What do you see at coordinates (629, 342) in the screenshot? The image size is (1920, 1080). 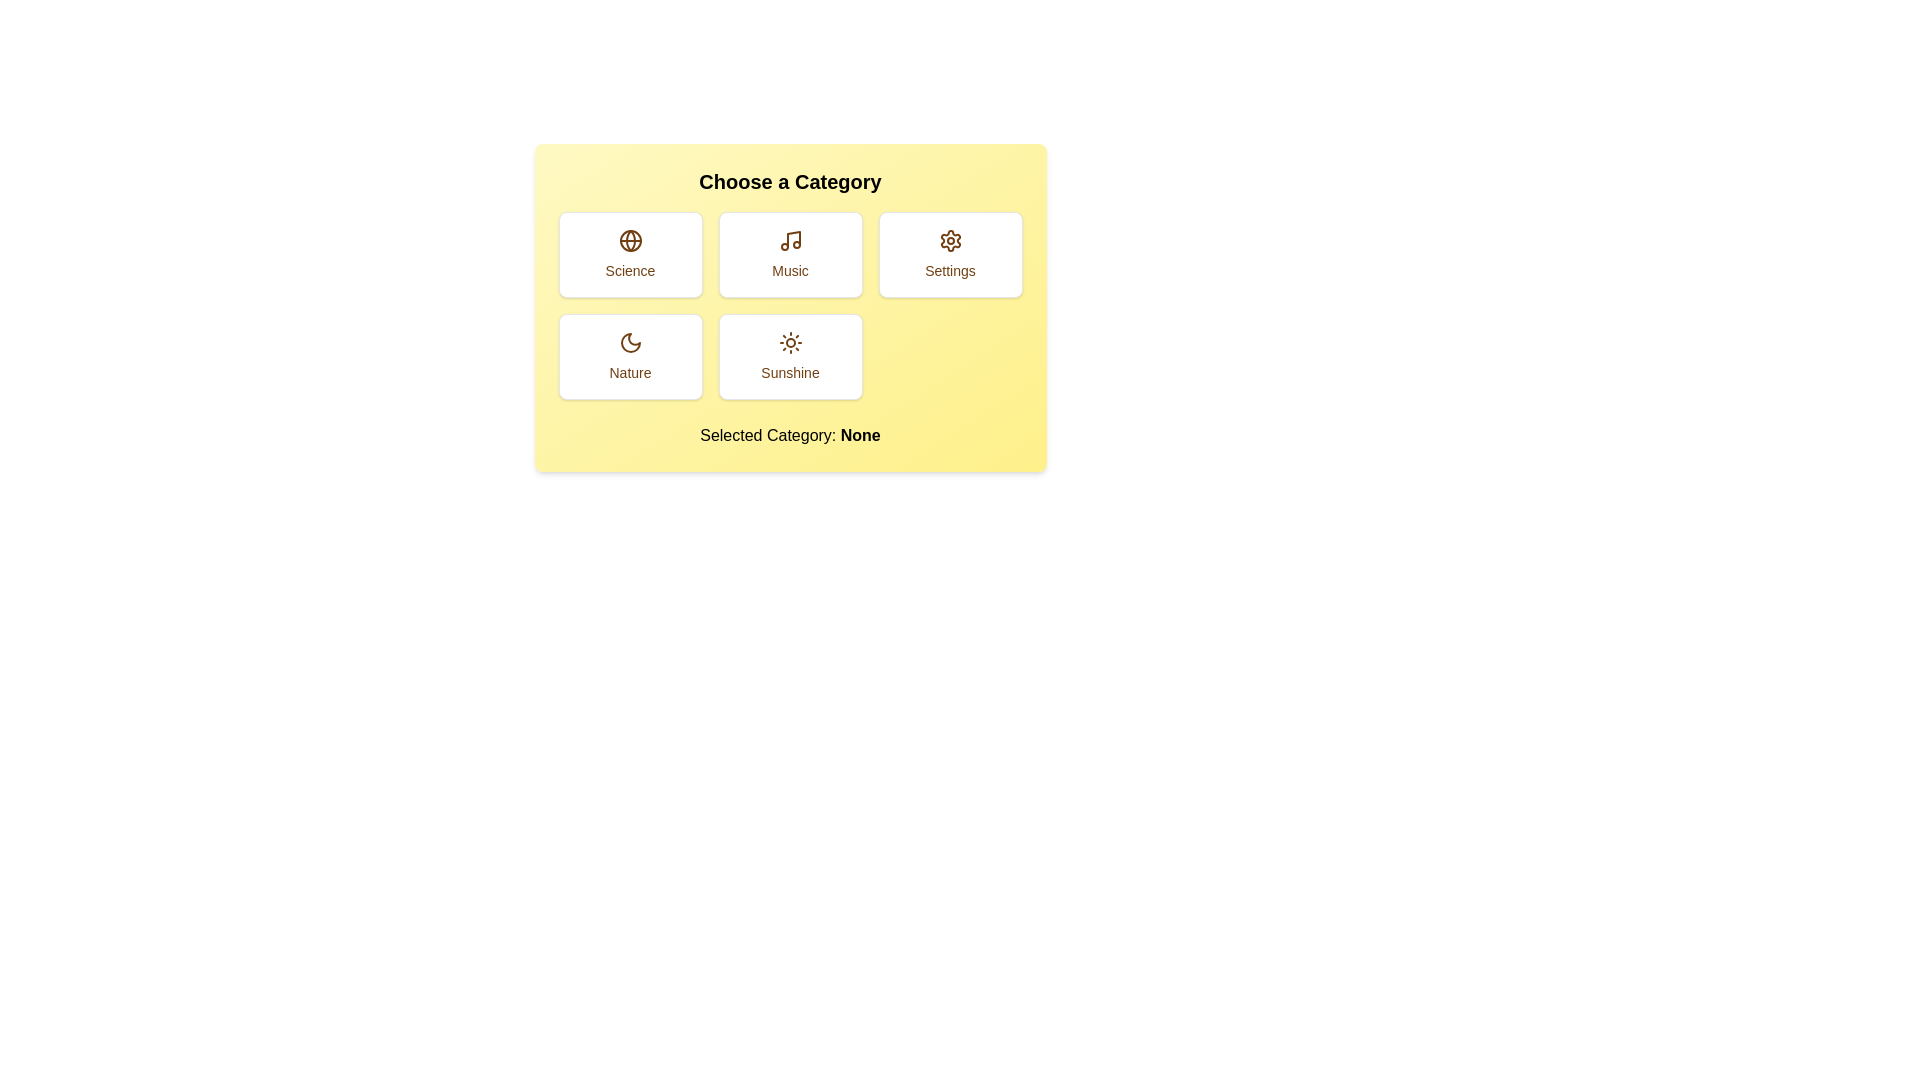 I see `the 'Nature' category icon, which is represented by a crescent moon, located in the bottom-left button of the grid under 'Choose a Category'` at bounding box center [629, 342].